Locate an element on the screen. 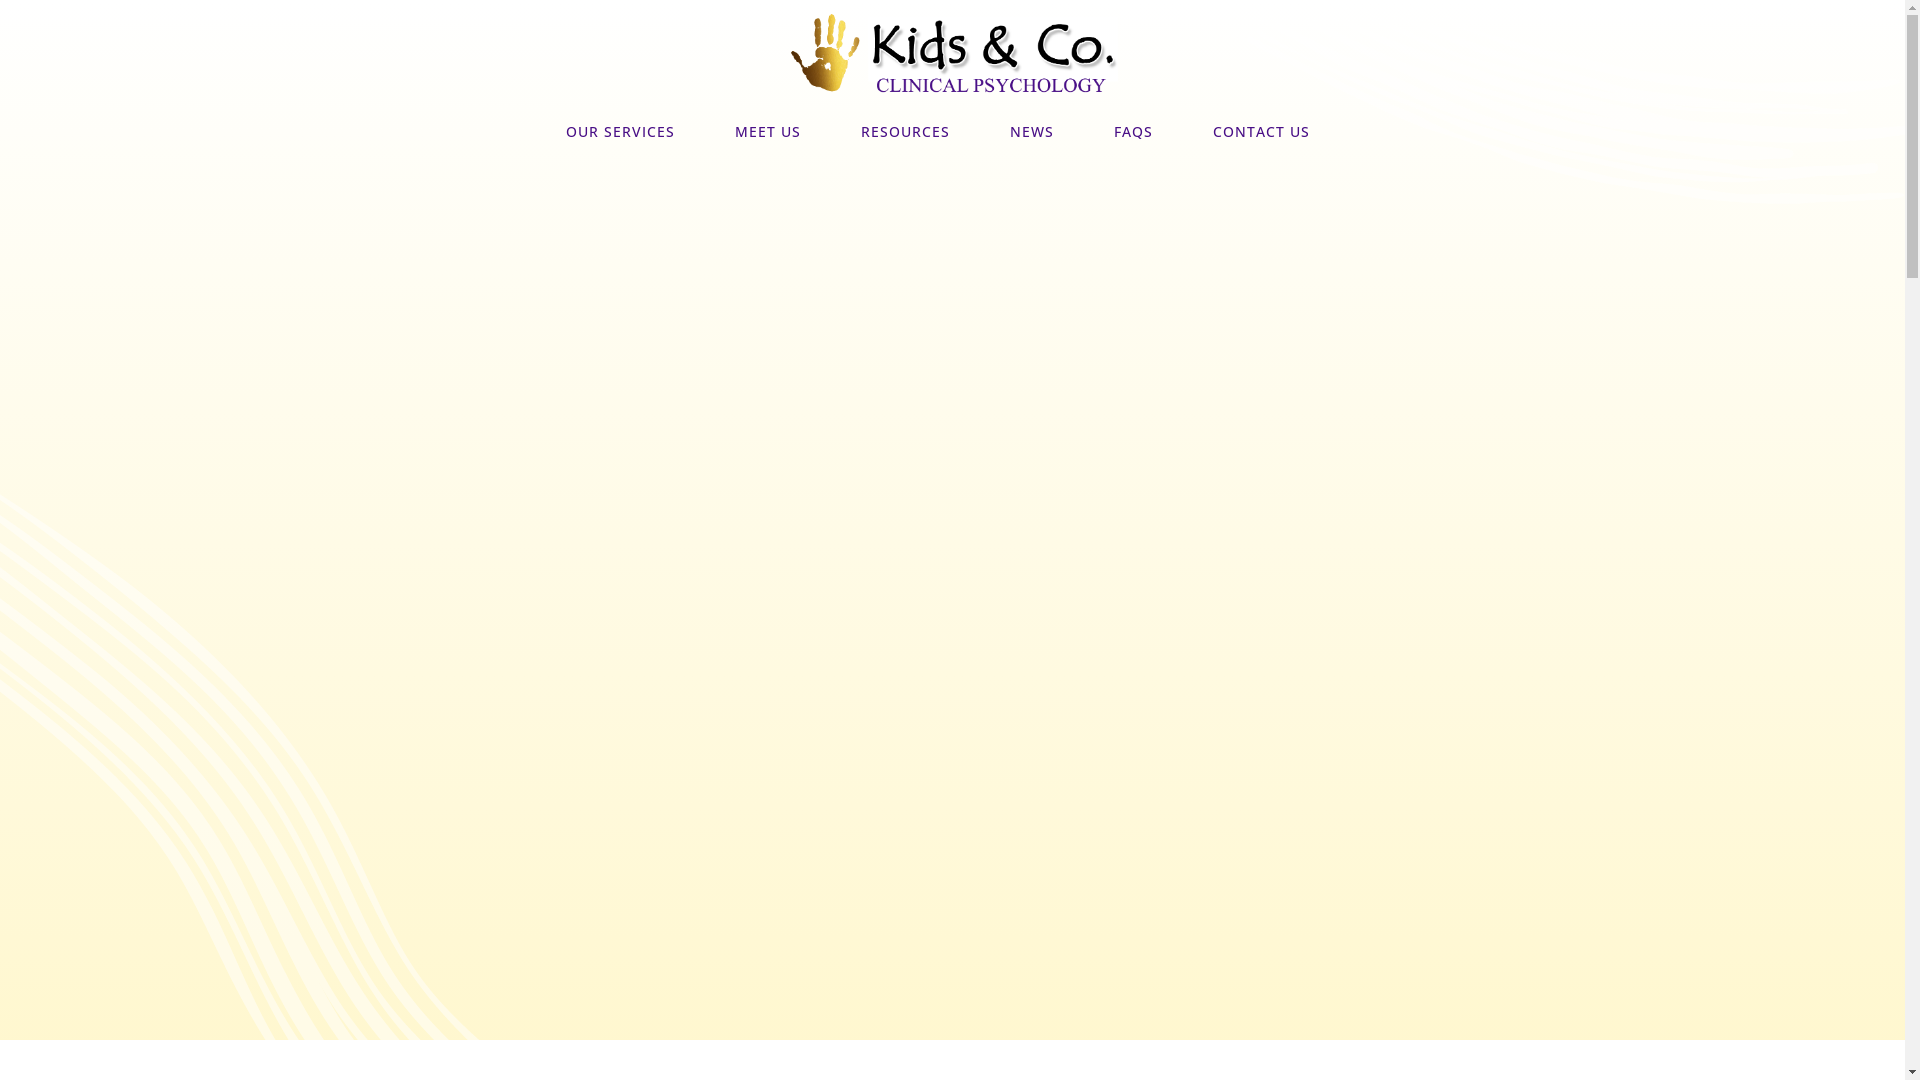 This screenshot has width=1920, height=1080. 'FAQS' is located at coordinates (1133, 131).